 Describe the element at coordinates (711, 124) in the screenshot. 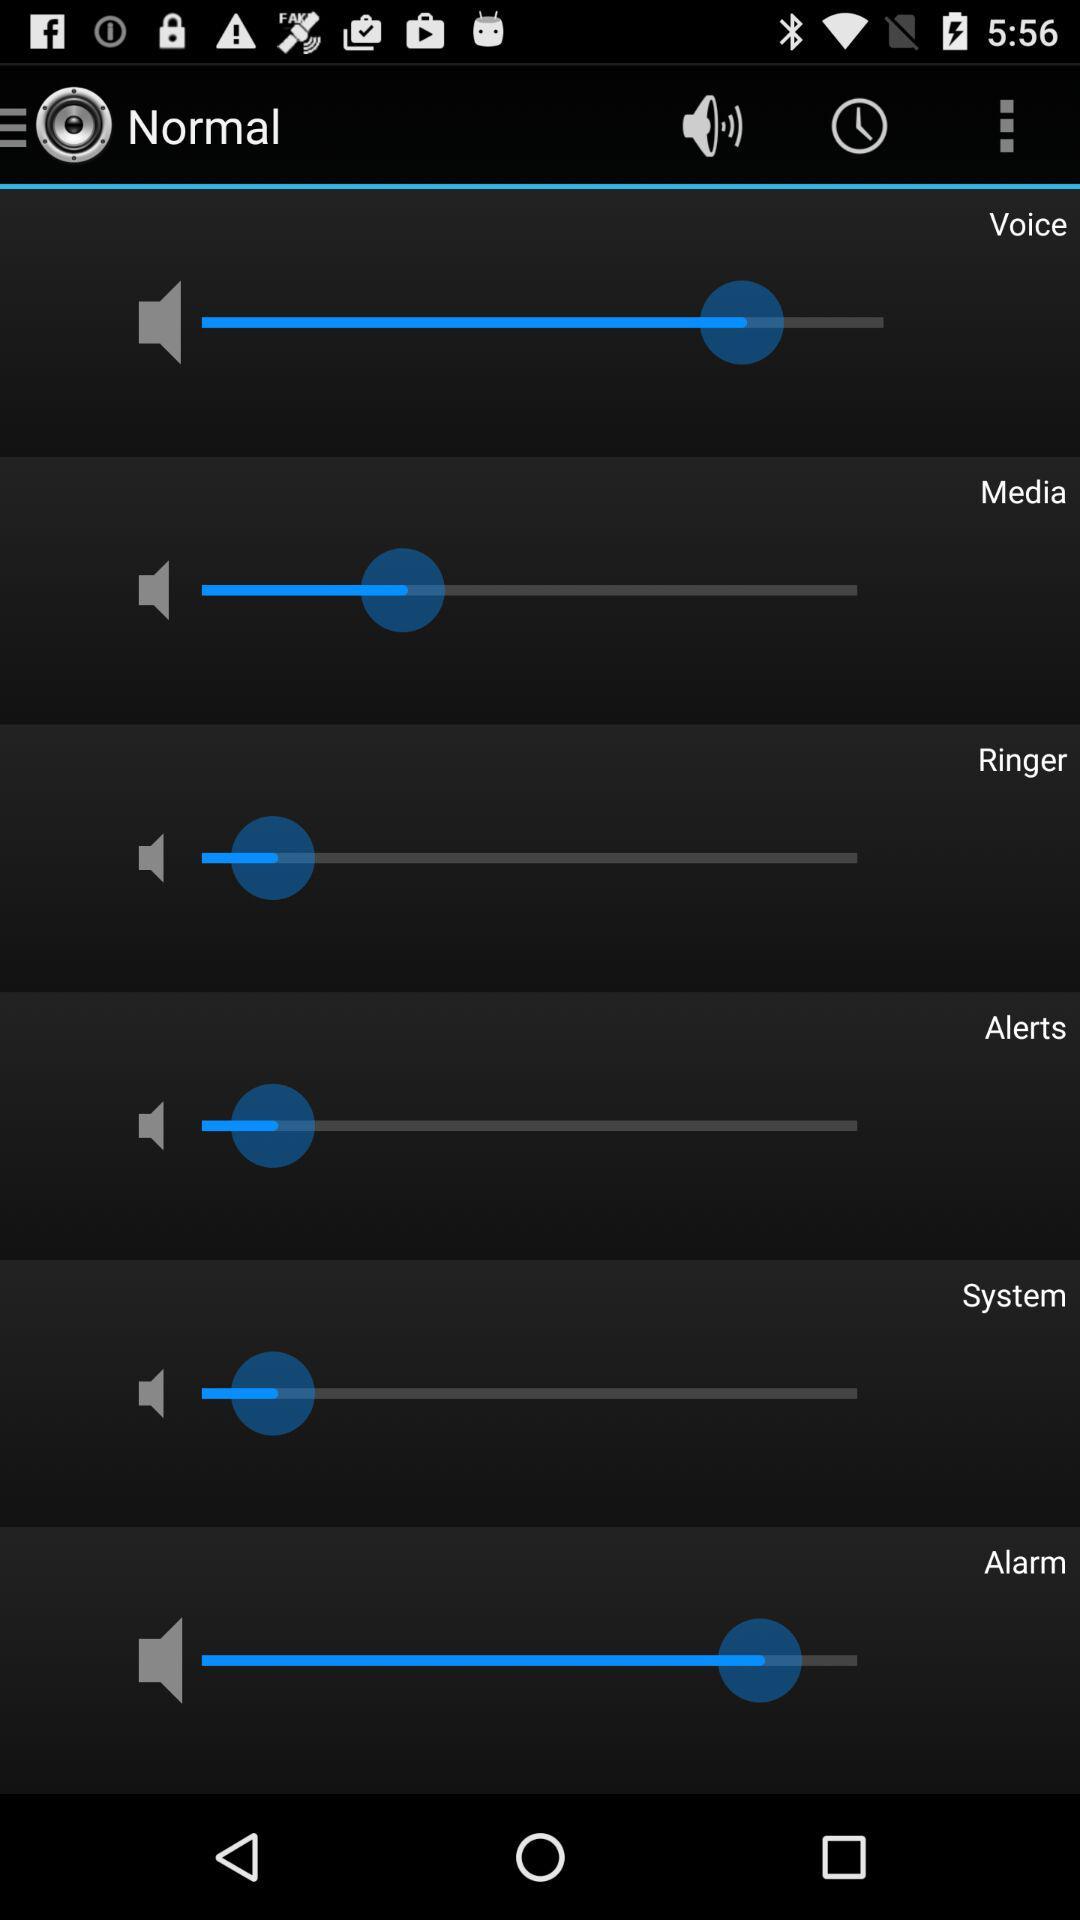

I see `the item to the right of normal app` at that location.